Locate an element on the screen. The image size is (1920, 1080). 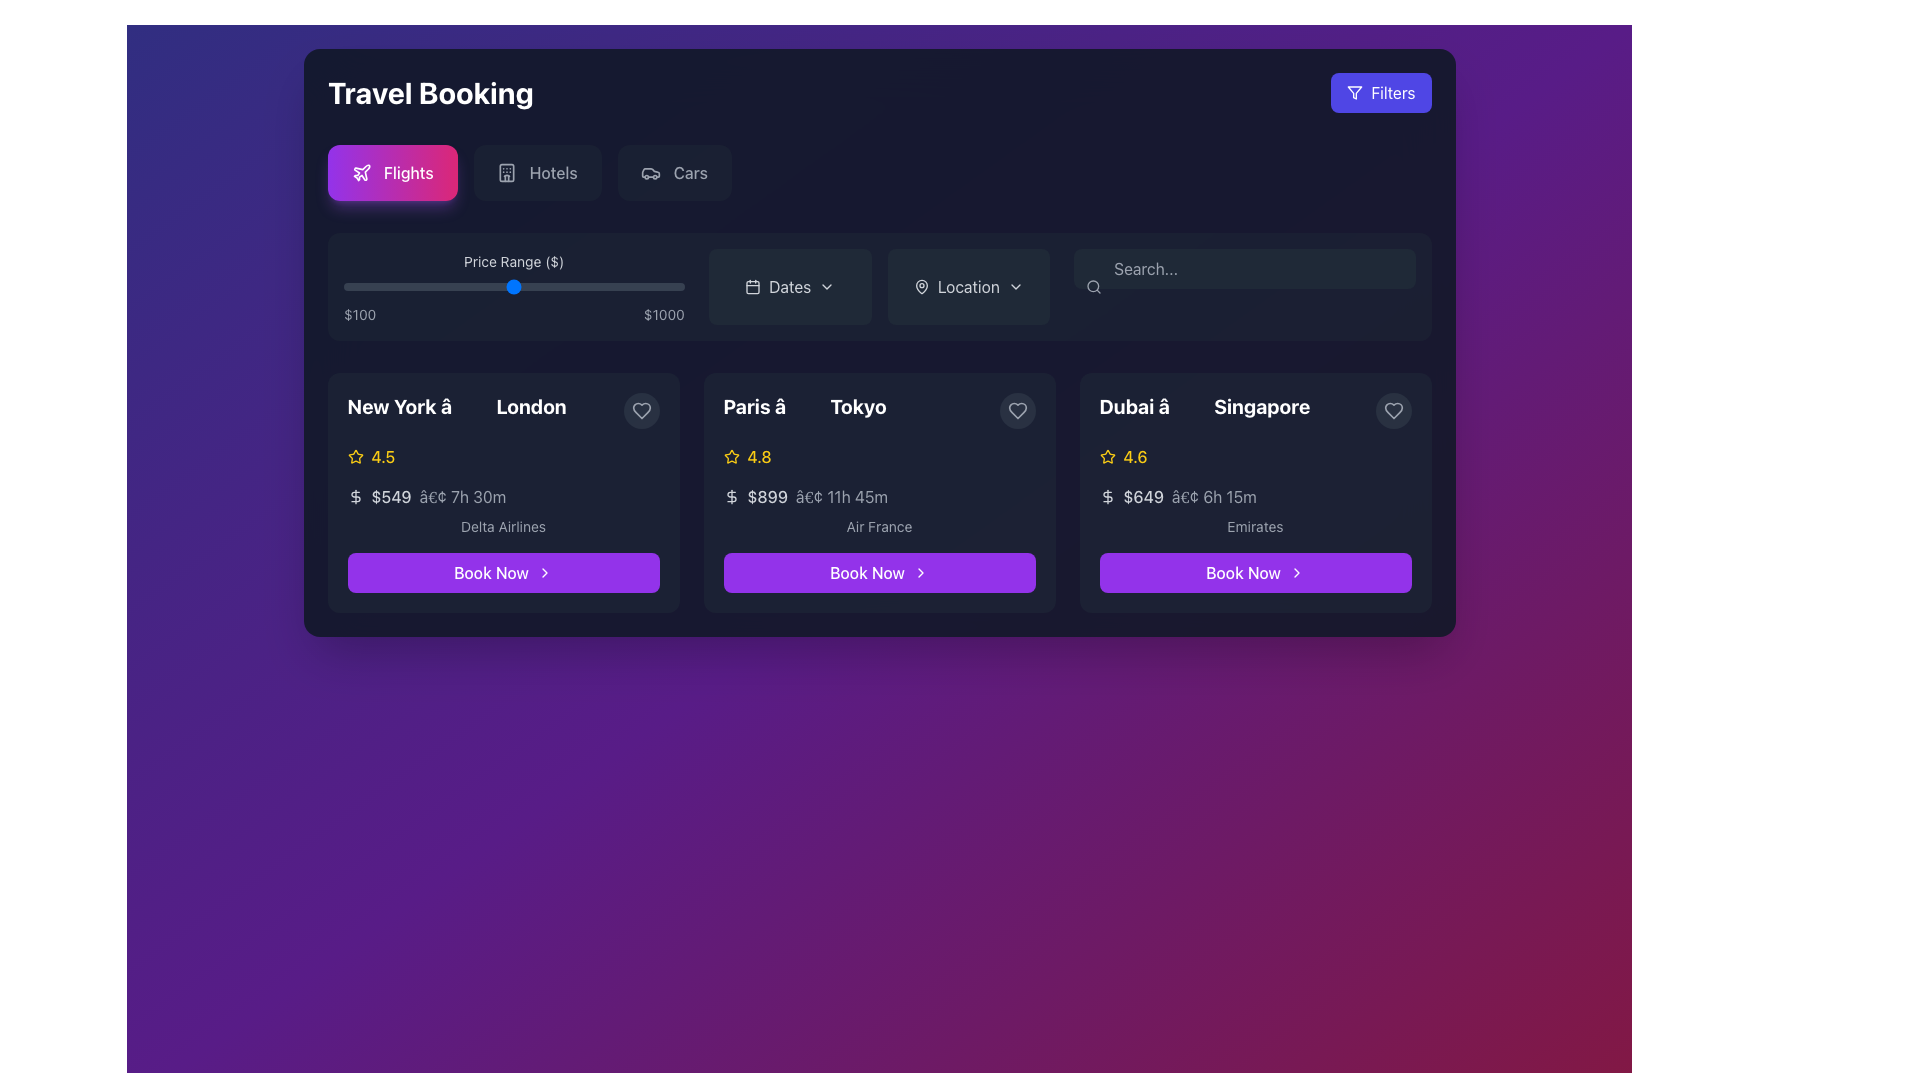
the 'Book Now' text label inside the purple button for the route from Dubai is located at coordinates (1242, 573).